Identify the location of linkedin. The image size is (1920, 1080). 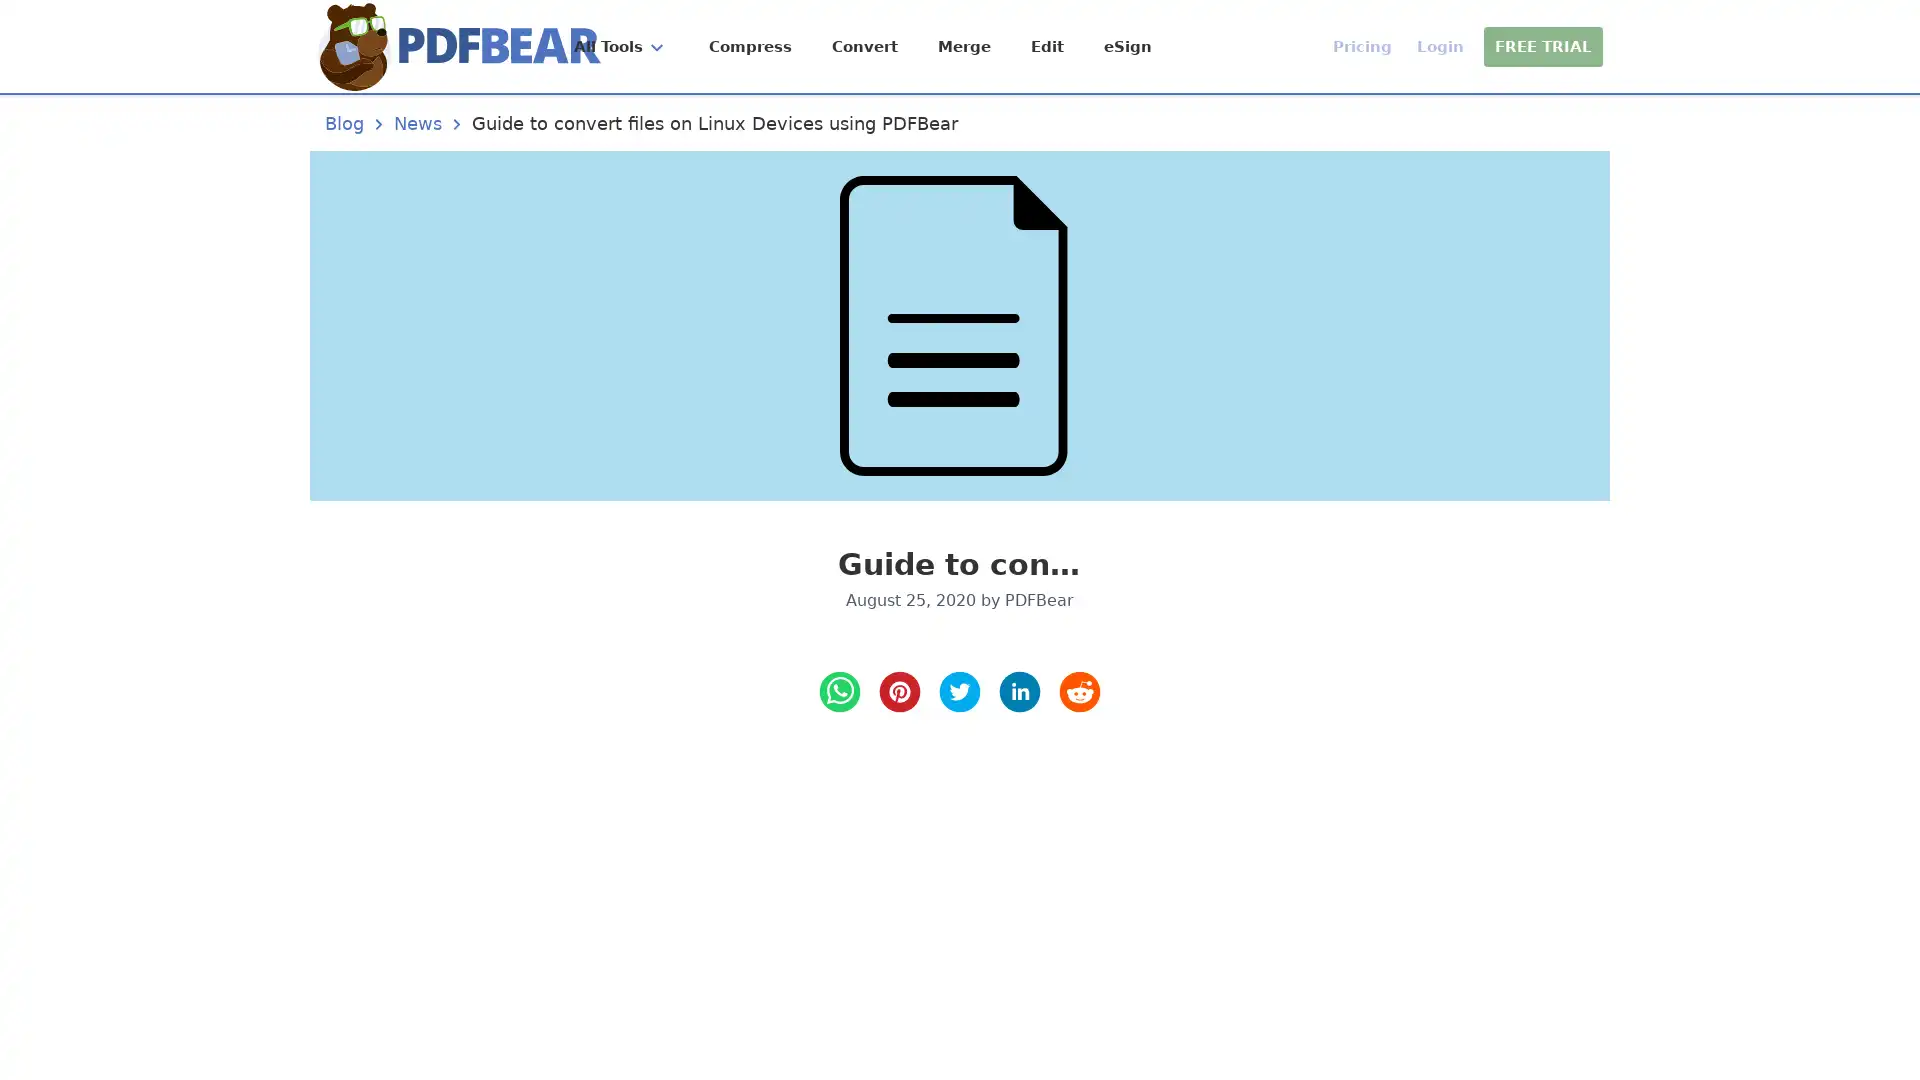
(1019, 690).